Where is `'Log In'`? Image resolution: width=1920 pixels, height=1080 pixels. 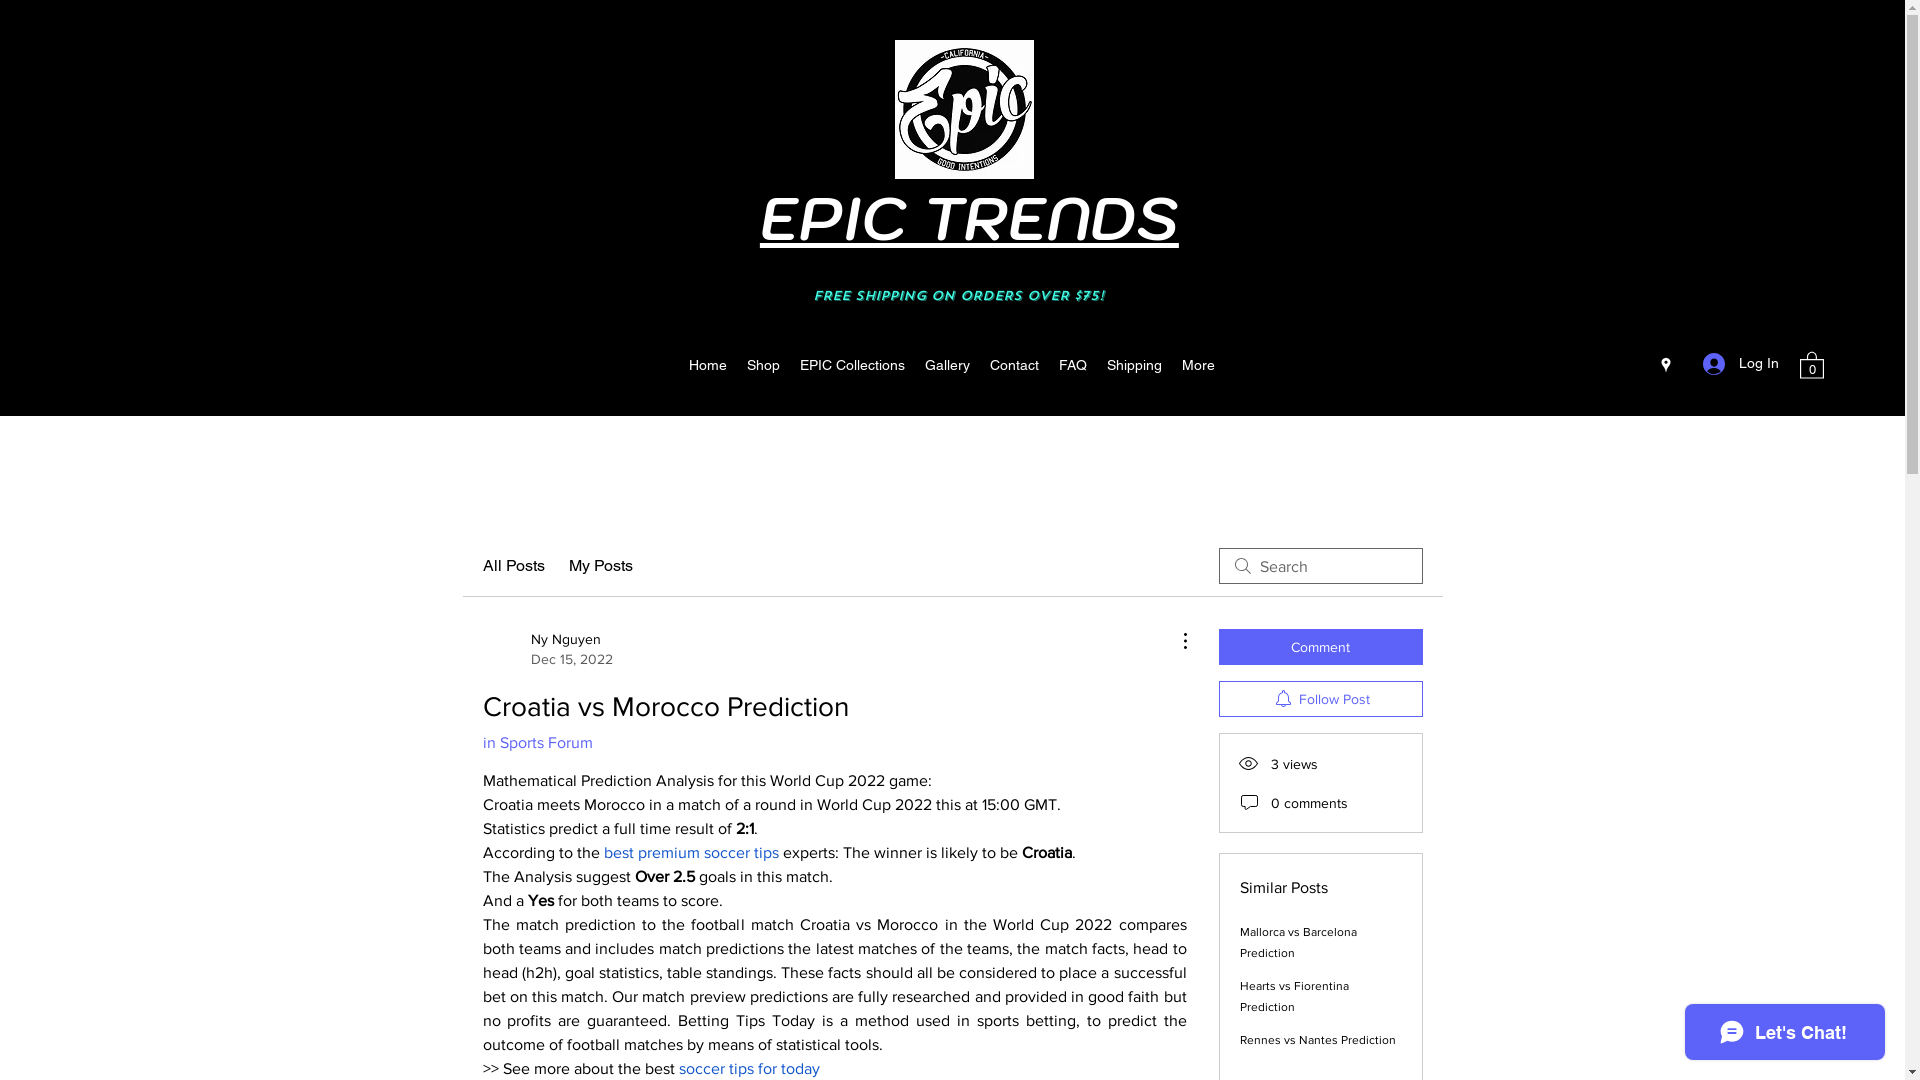 'Log In' is located at coordinates (1688, 363).